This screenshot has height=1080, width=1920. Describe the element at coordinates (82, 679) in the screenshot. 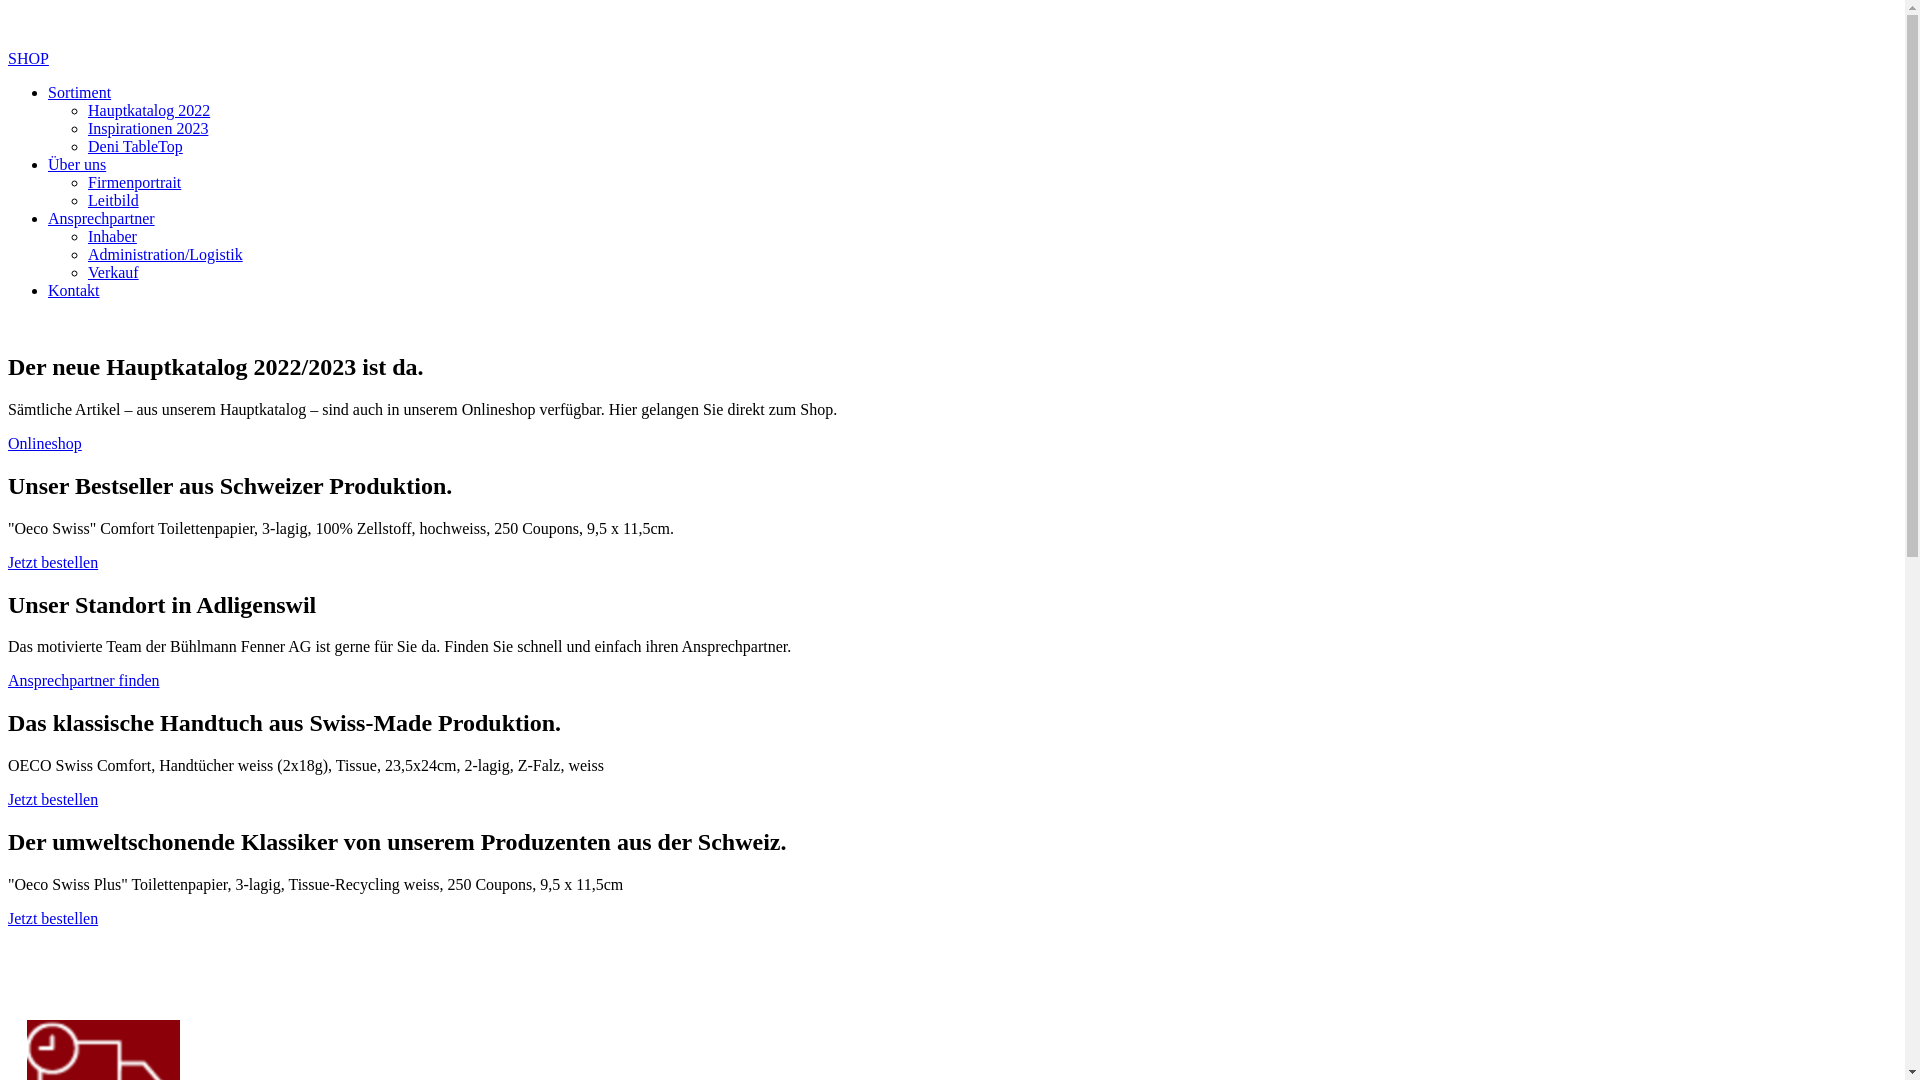

I see `'Ansprechpartner finden'` at that location.